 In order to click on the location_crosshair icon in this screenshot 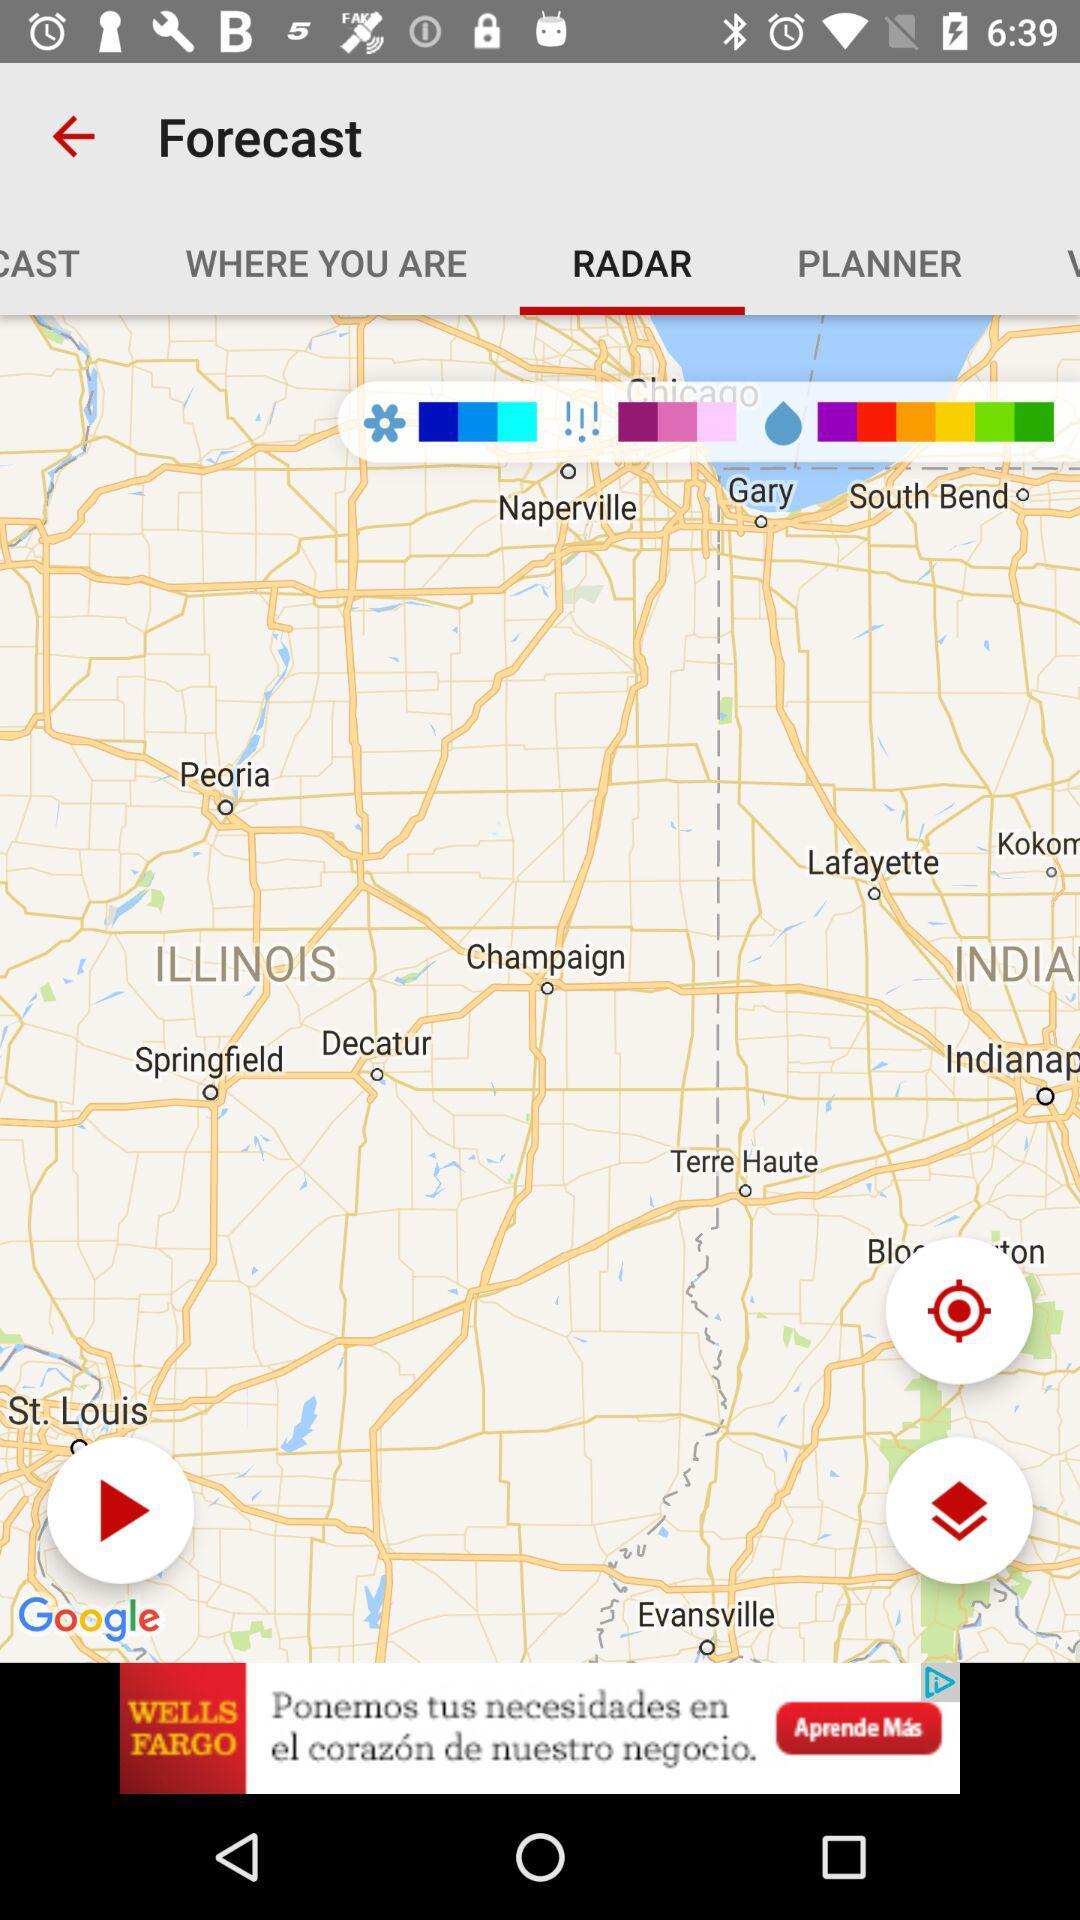, I will do `click(958, 1310)`.